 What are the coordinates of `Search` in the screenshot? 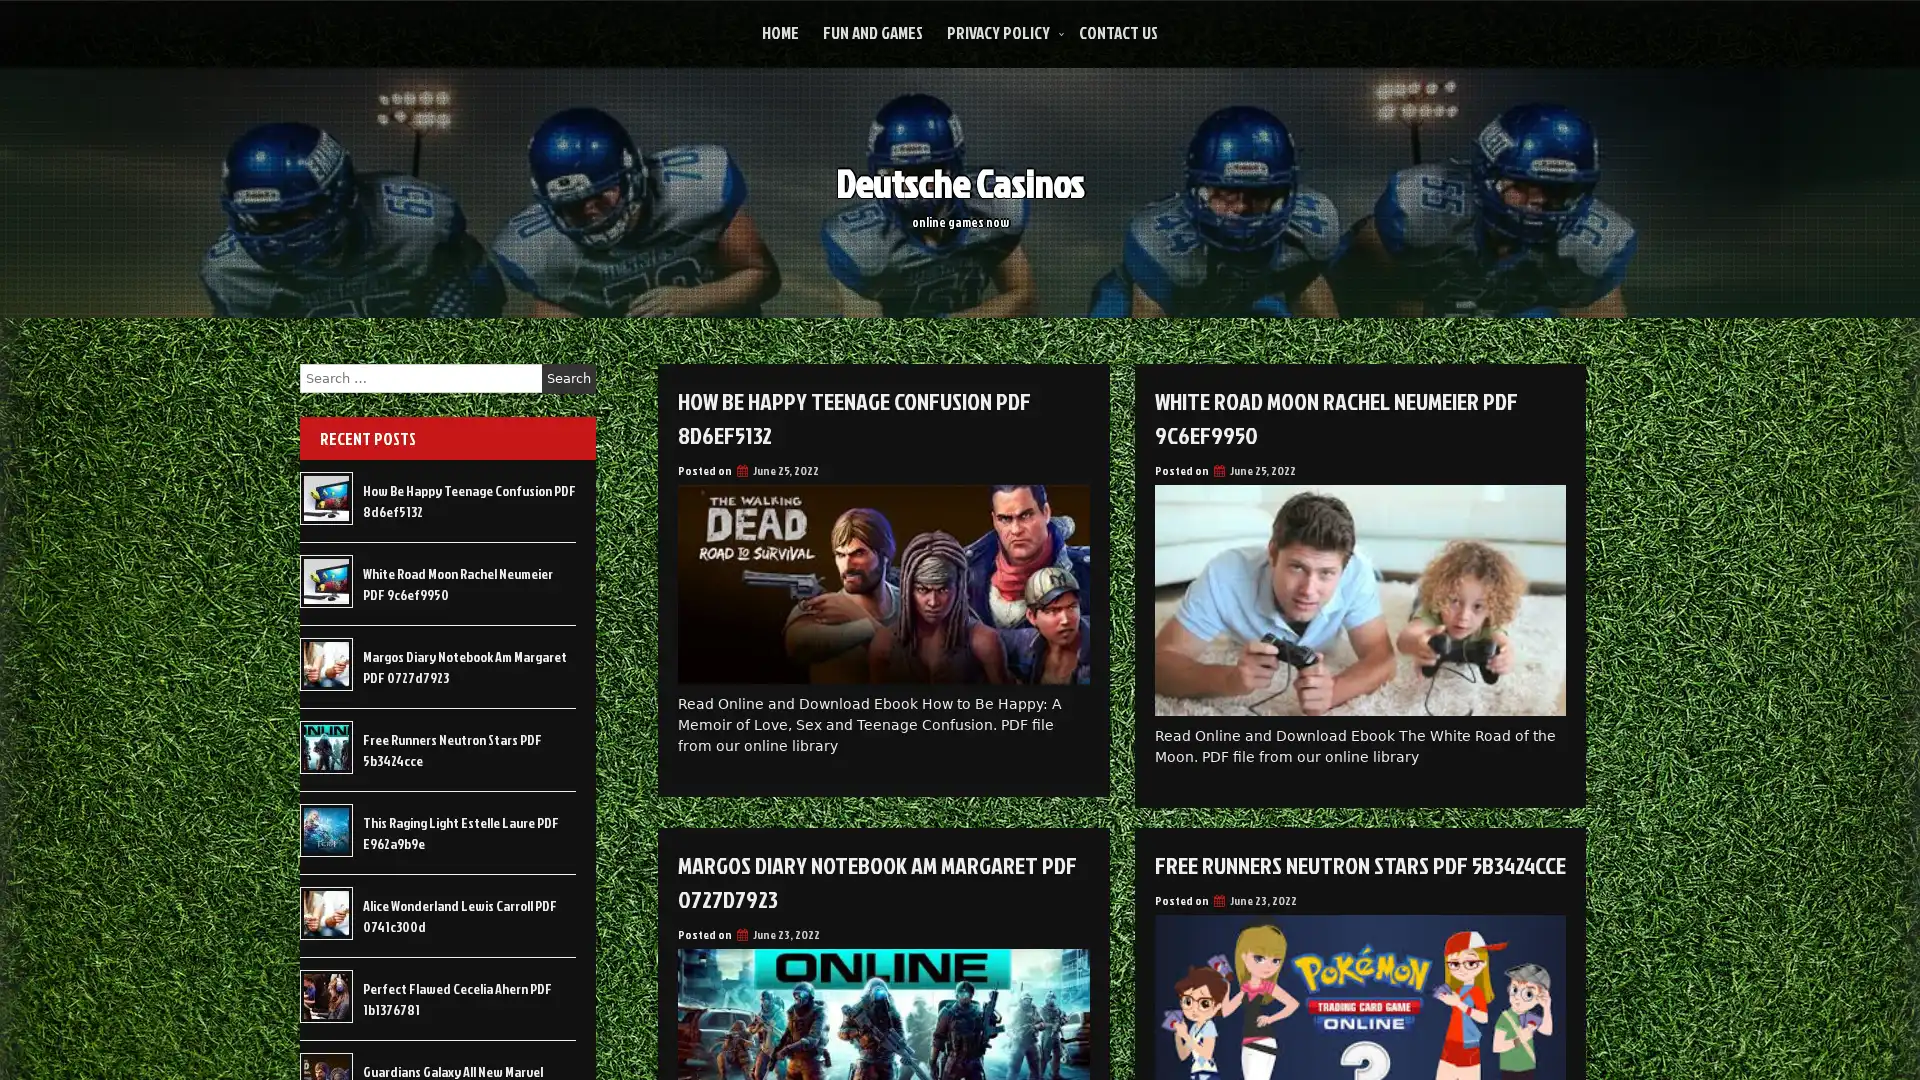 It's located at (568, 378).